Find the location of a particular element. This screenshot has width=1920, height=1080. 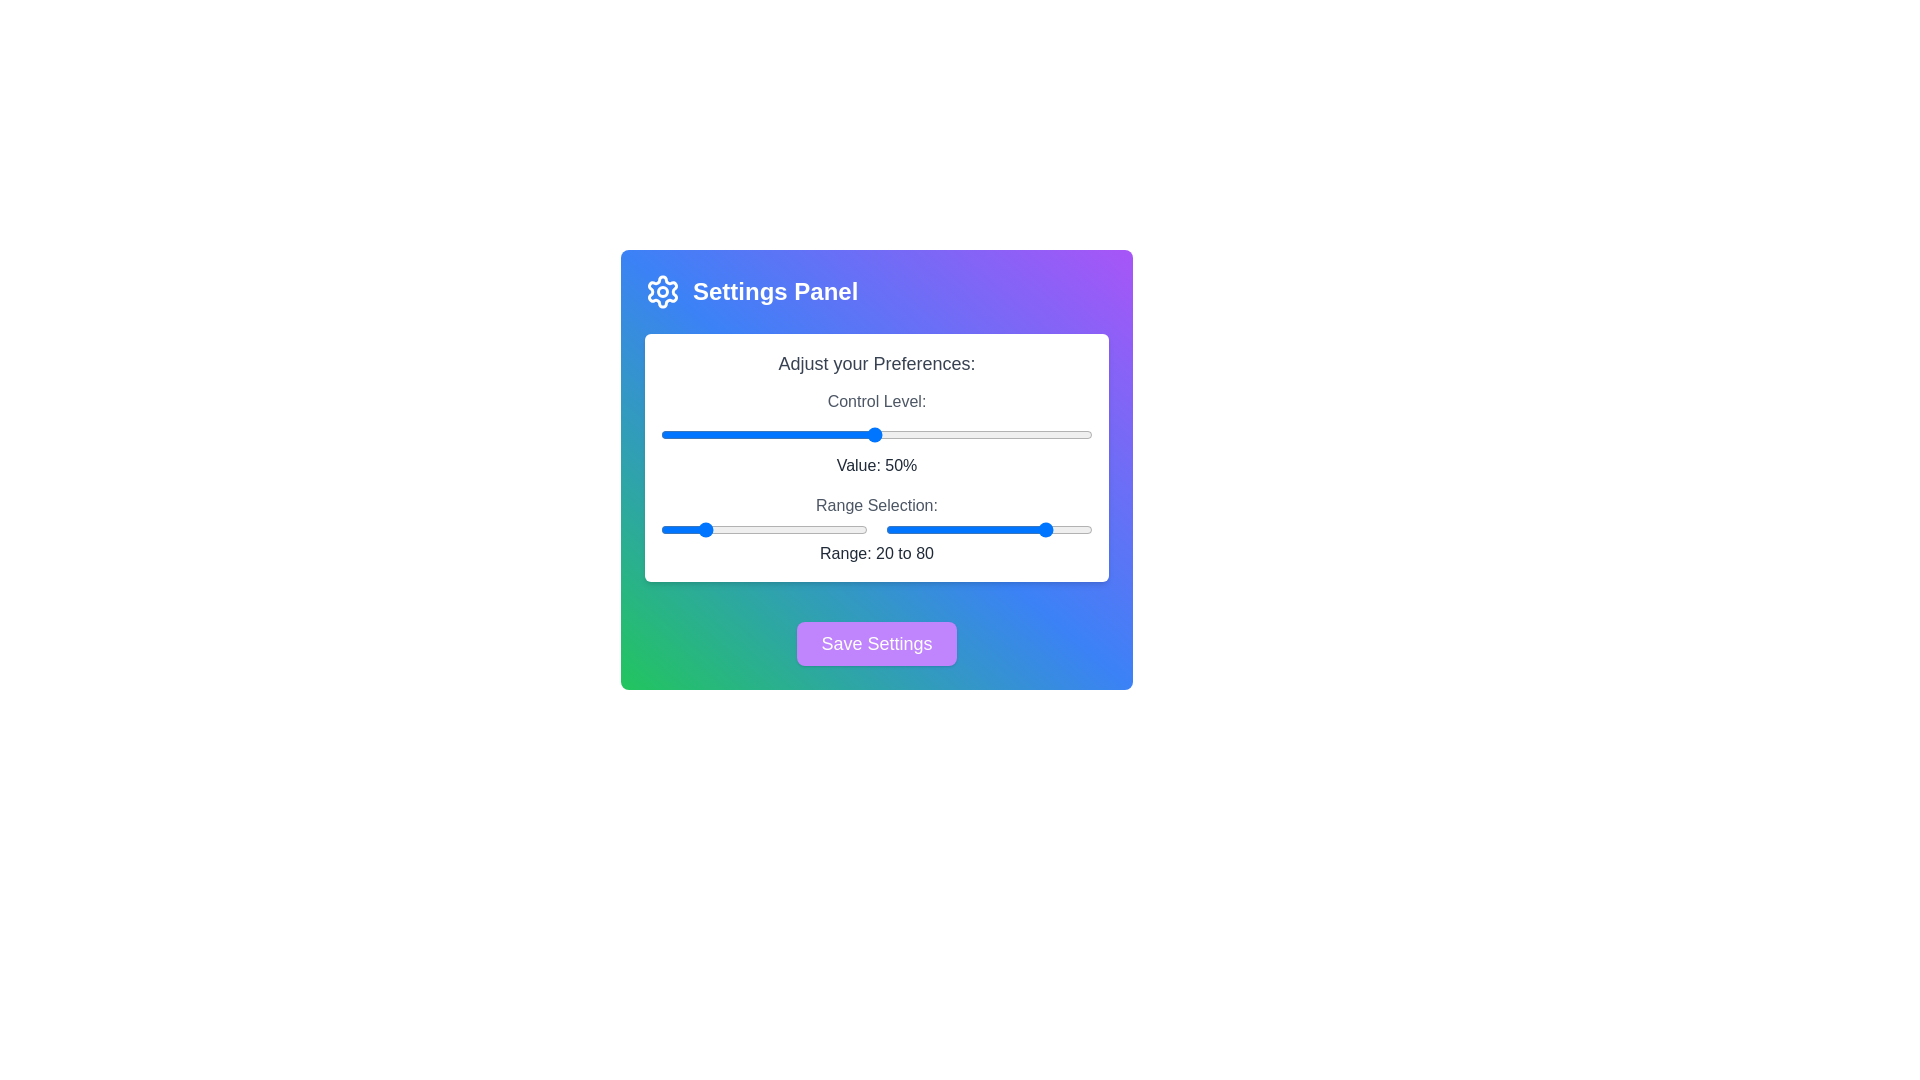

the gear icon located in the header section of the settings panel is located at coordinates (662, 292).